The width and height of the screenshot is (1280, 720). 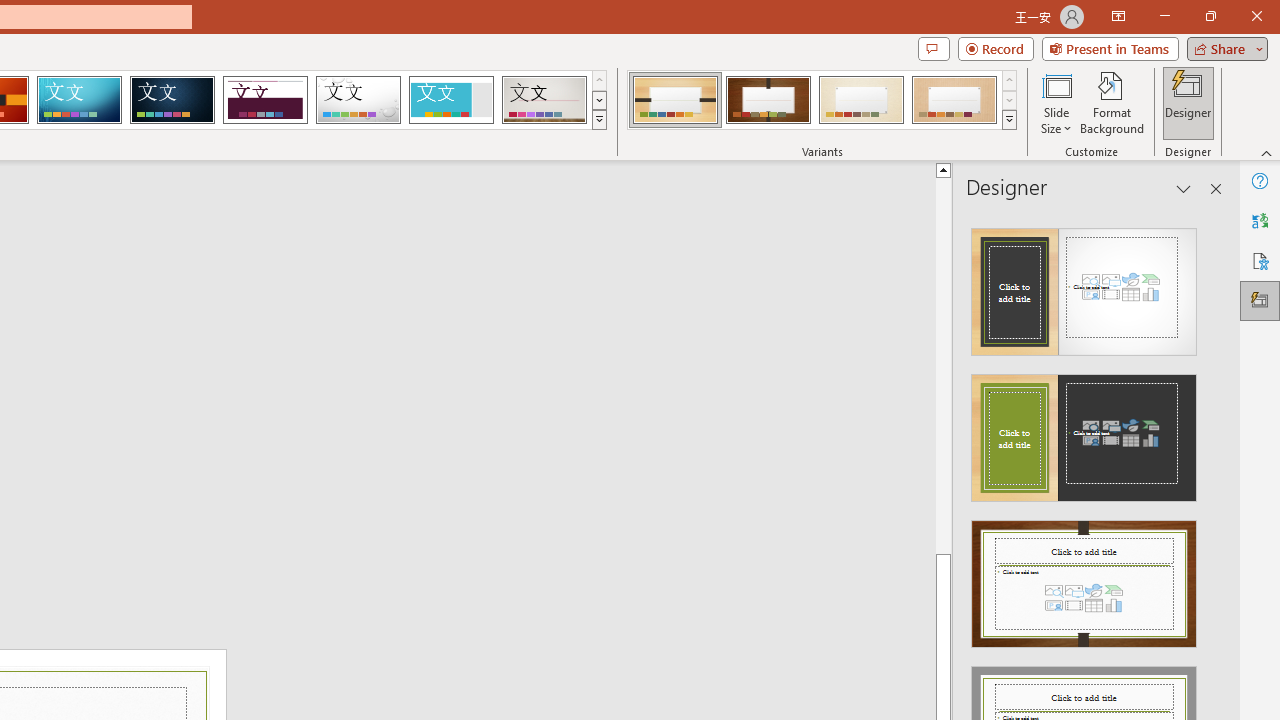 I want to click on 'Organic Variant 1', so click(x=675, y=100).